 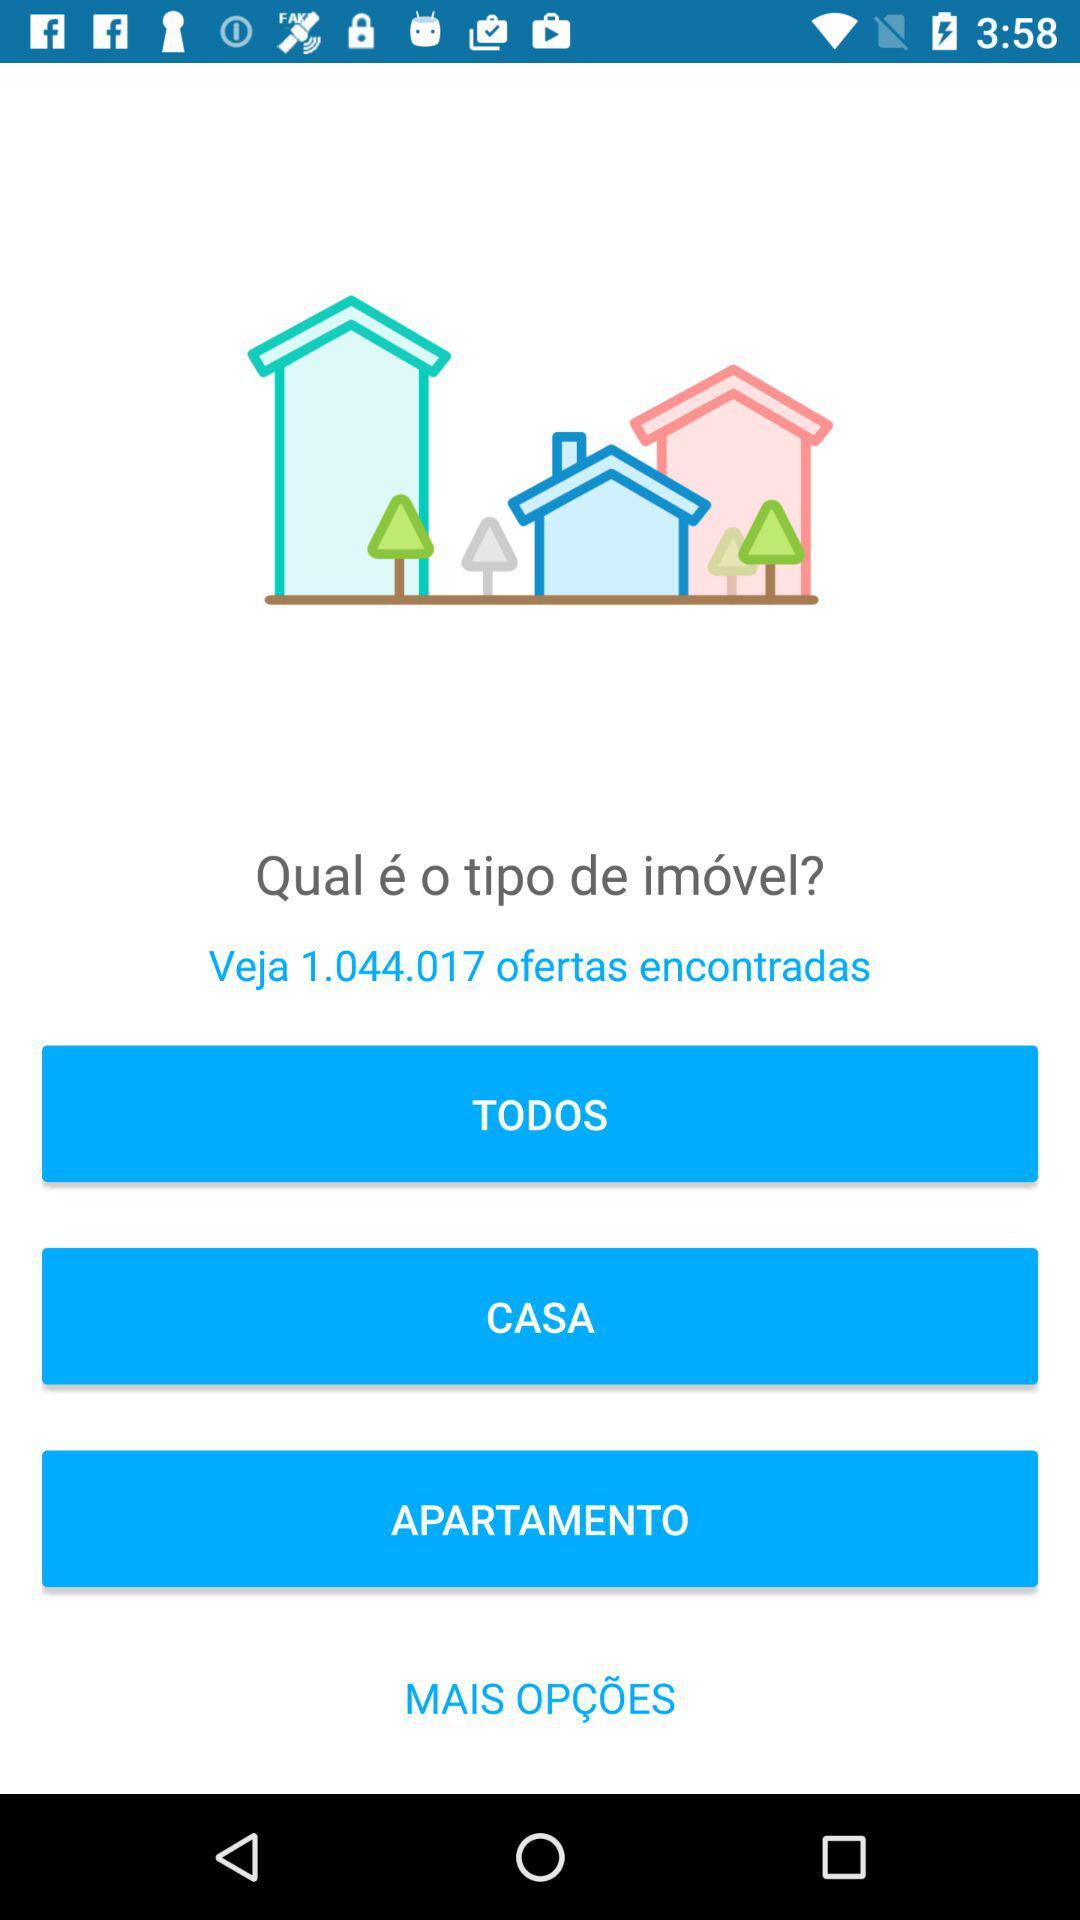 What do you see at coordinates (540, 1112) in the screenshot?
I see `the item above casa icon` at bounding box center [540, 1112].